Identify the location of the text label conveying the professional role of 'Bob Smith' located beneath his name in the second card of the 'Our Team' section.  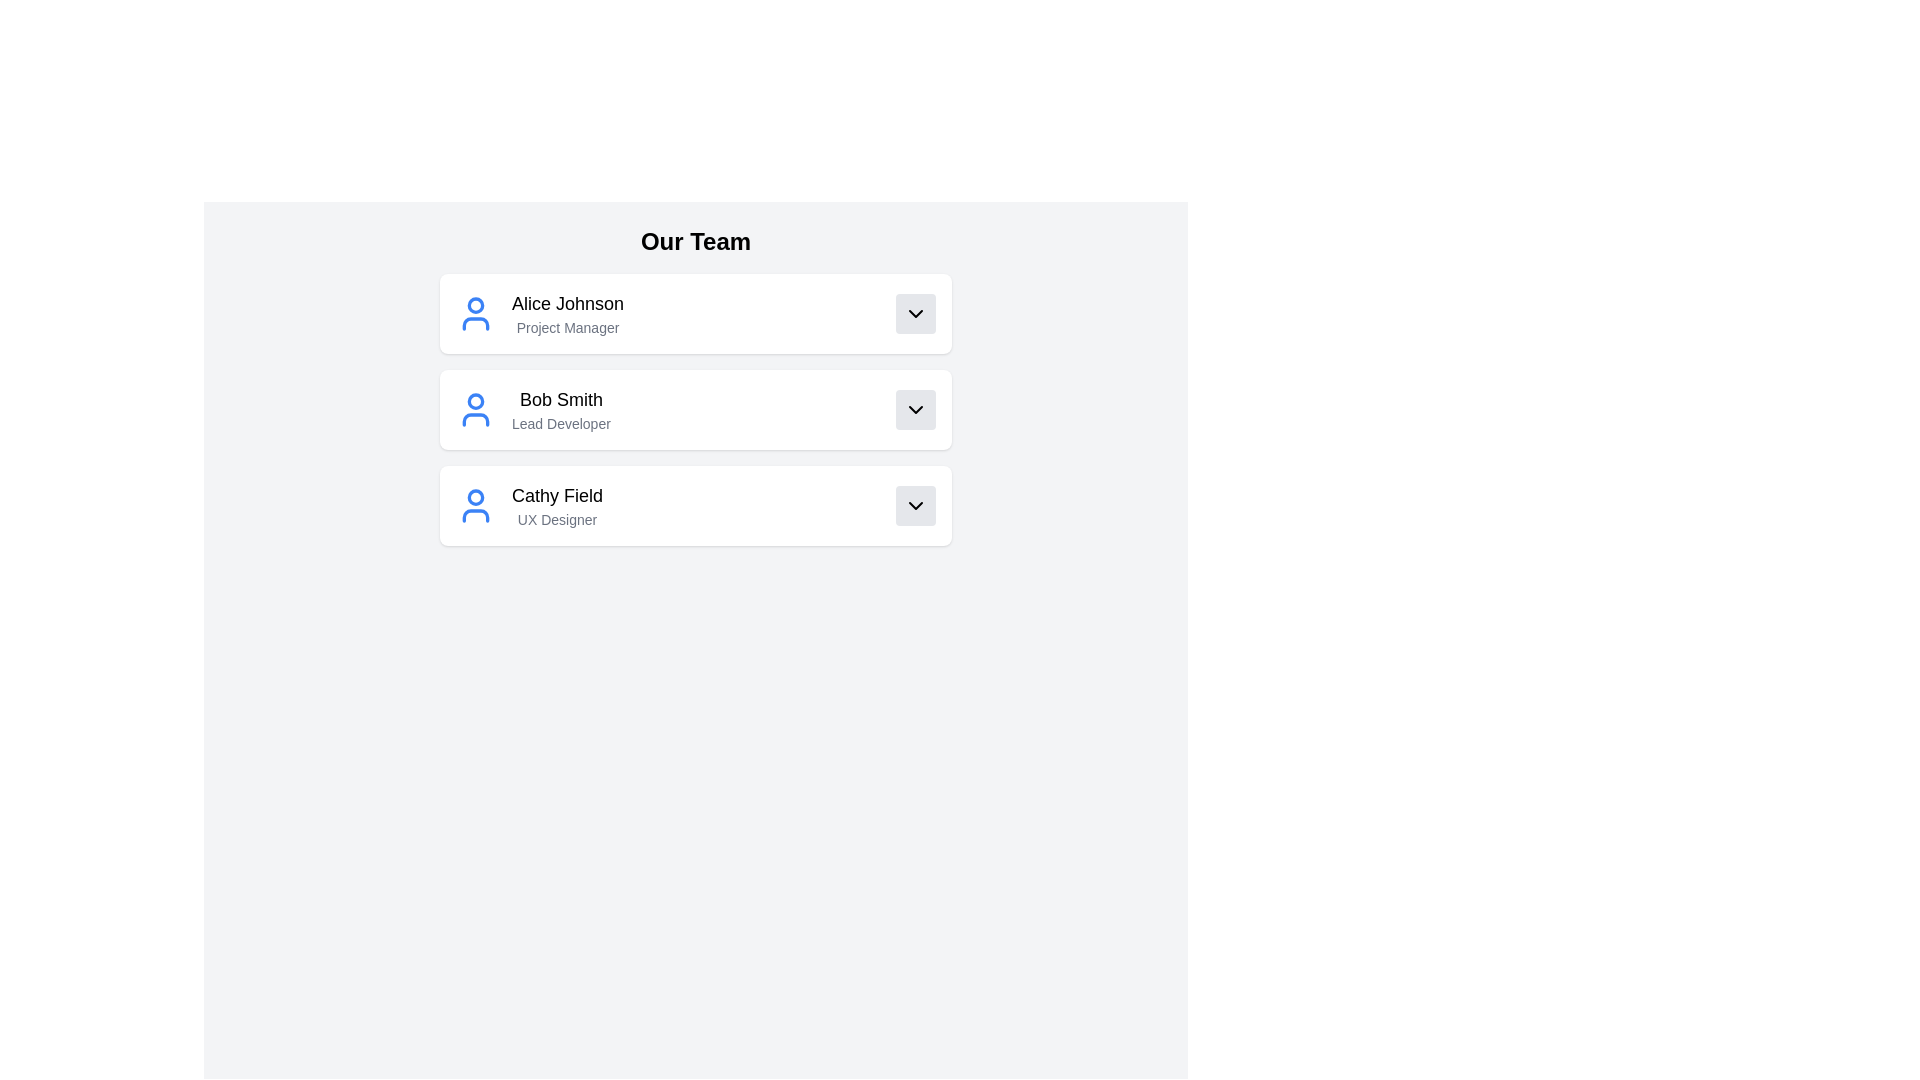
(560, 423).